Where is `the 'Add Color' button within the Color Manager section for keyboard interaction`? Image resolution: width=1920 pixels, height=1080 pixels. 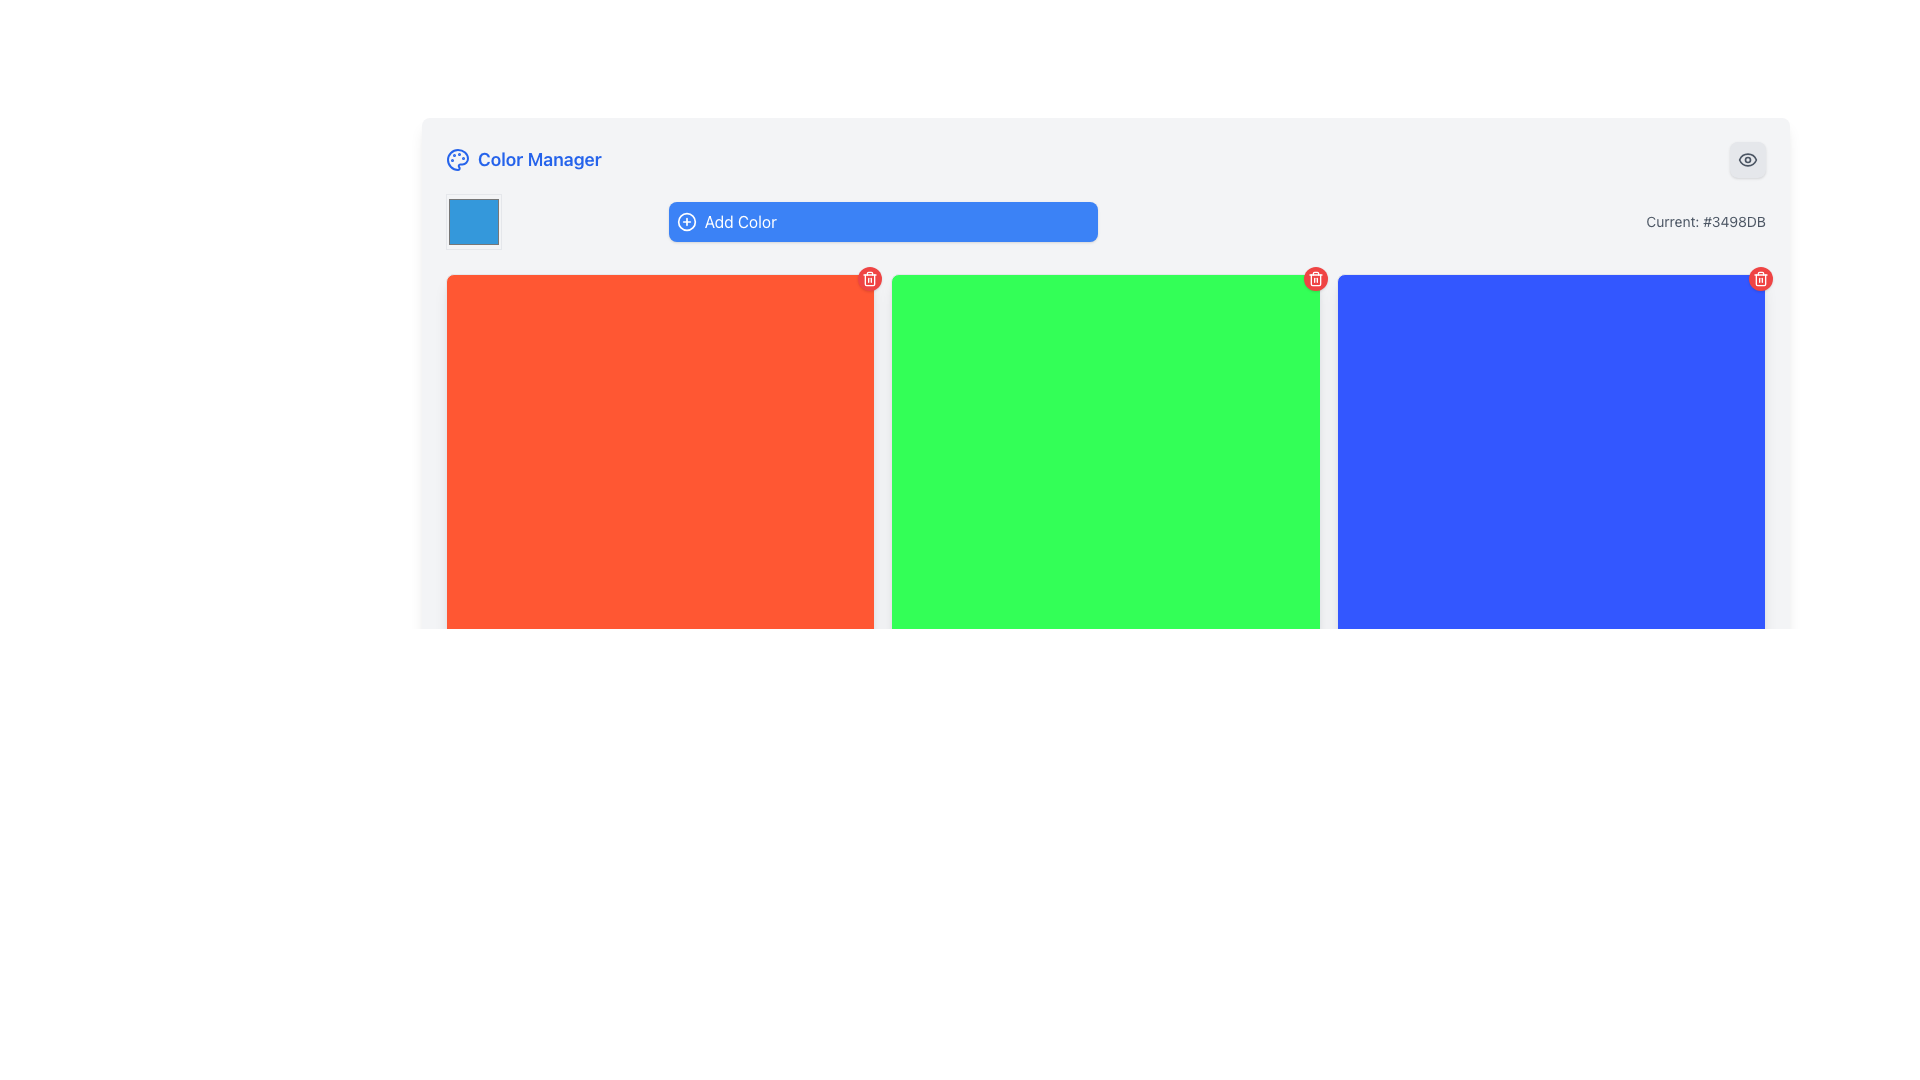 the 'Add Color' button within the Color Manager section for keyboard interaction is located at coordinates (1104, 222).